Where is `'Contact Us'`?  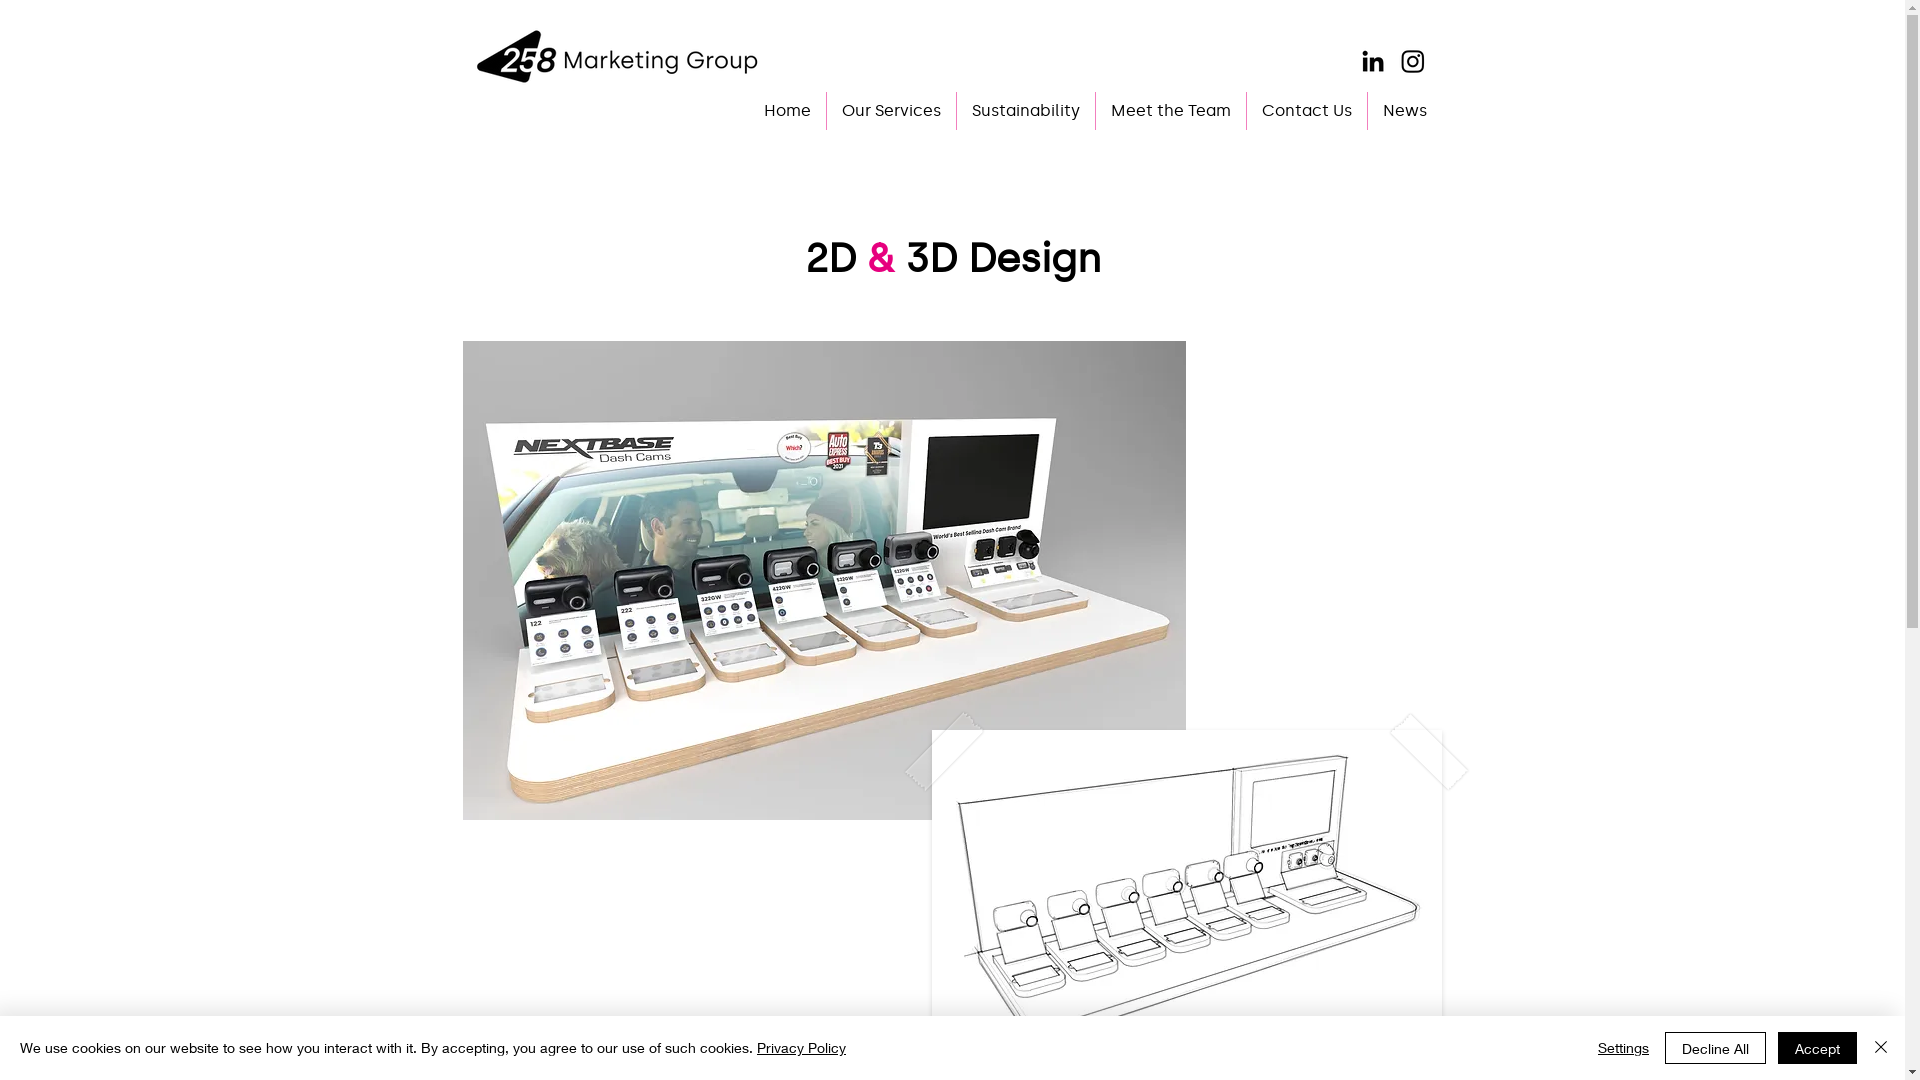
'Contact Us' is located at coordinates (1305, 111).